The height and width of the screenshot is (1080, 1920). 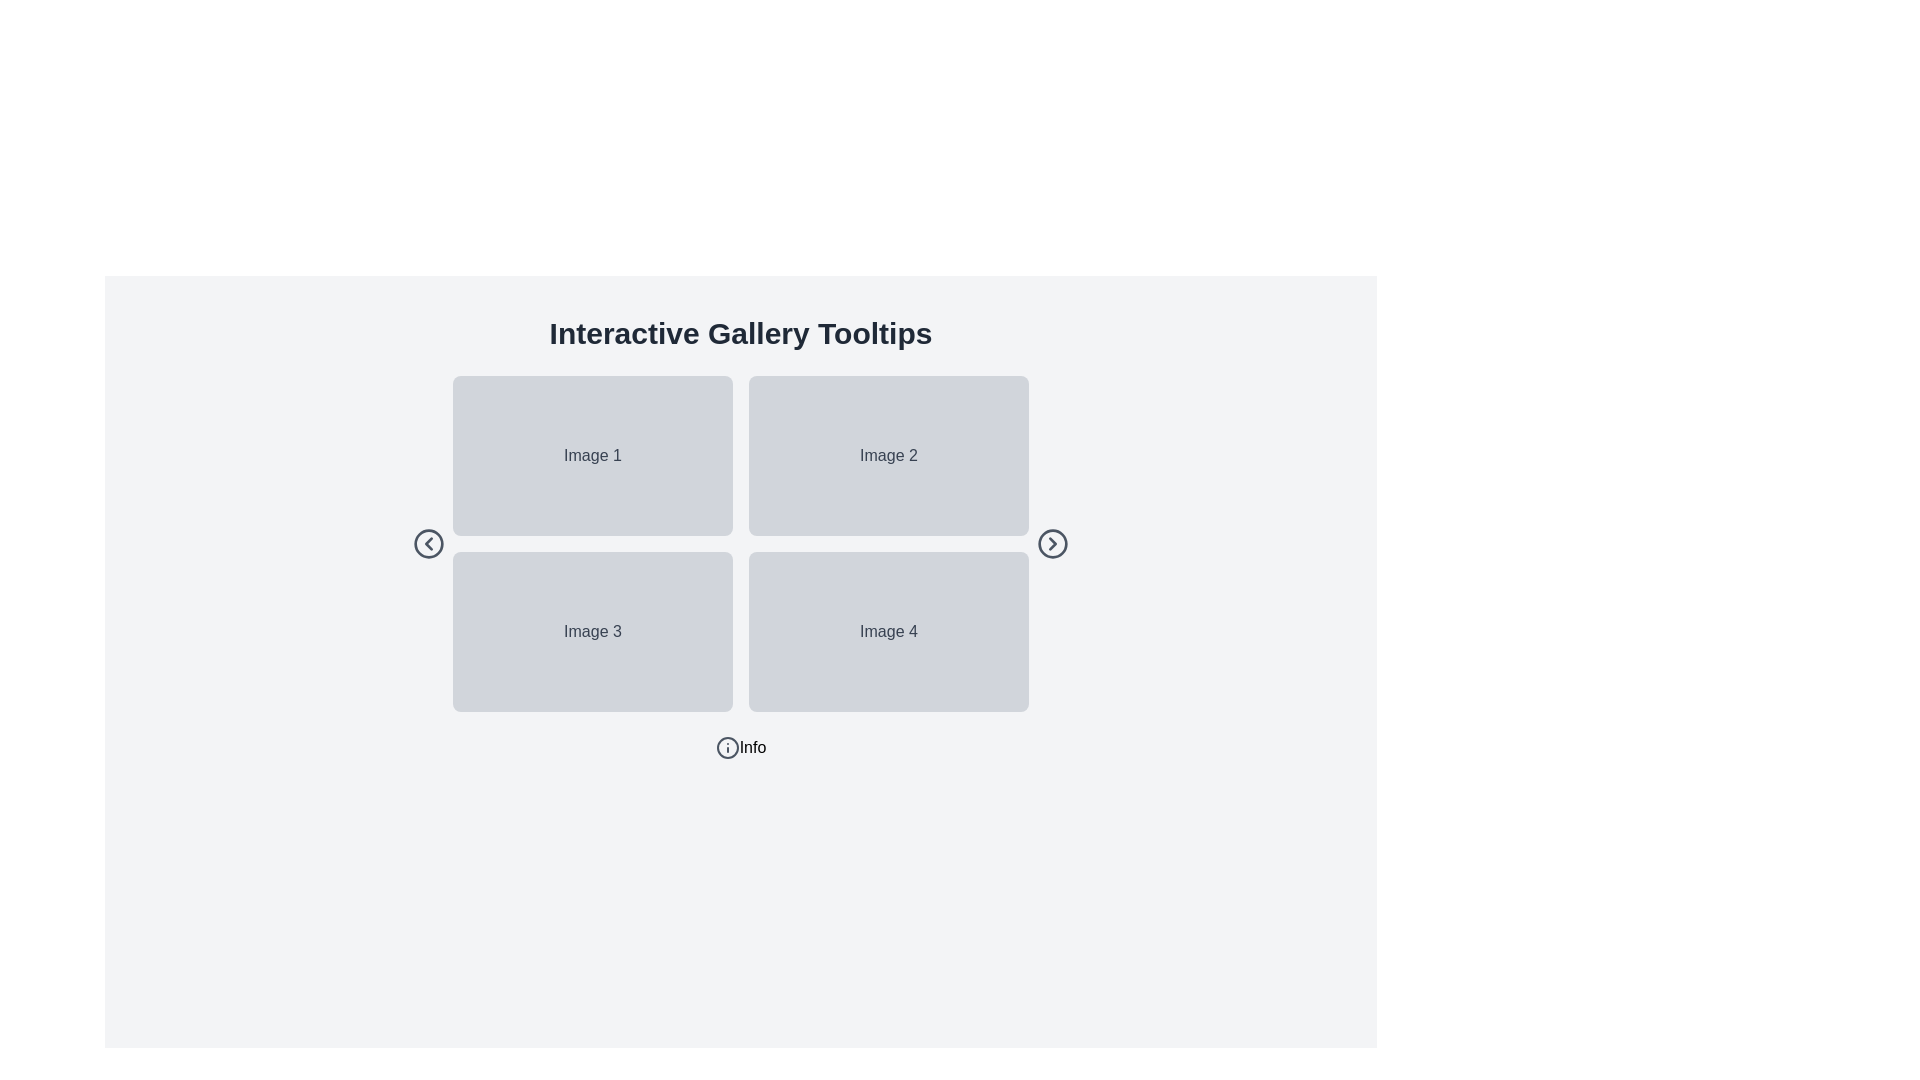 I want to click on the text label 'Image 3' which is located in the lower-left item of a 2x2 grid of images and text labels, providing context for the corresponding item, so click(x=591, y=632).